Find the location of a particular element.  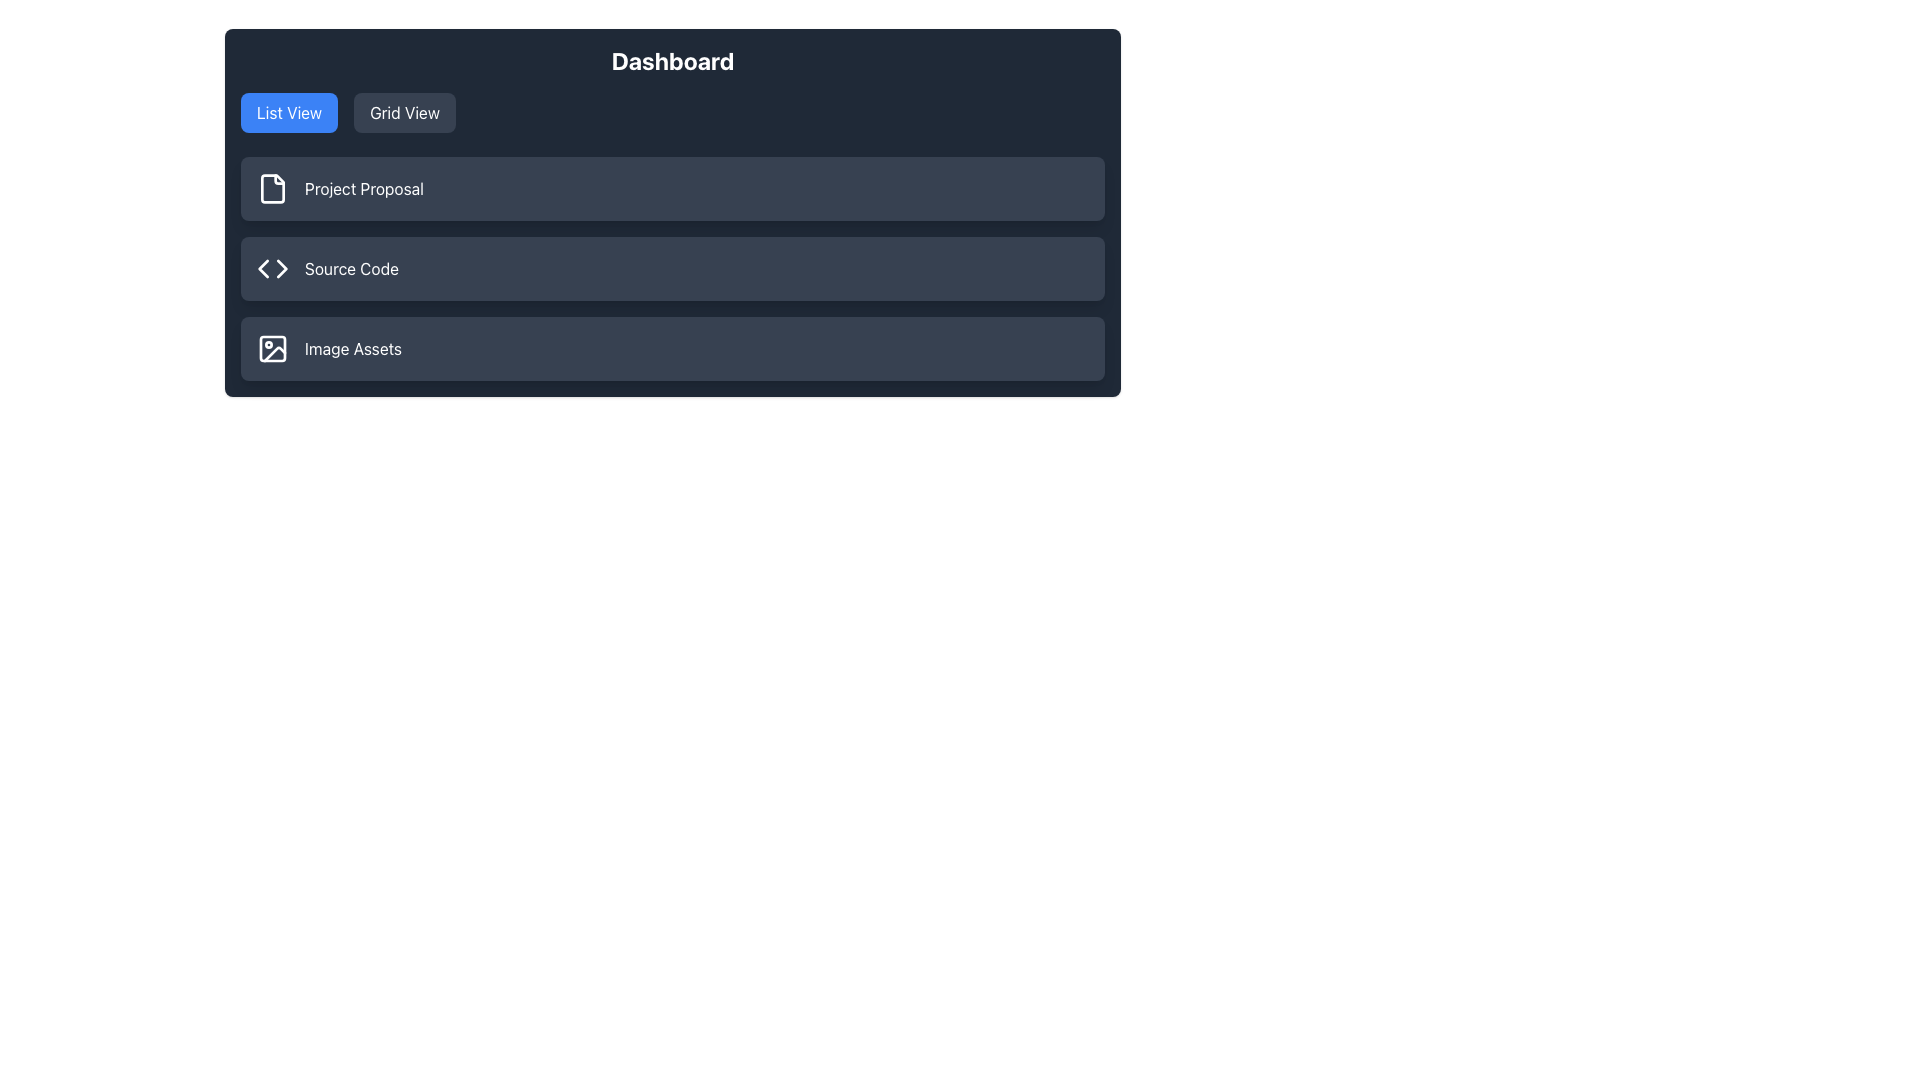

the small triangular marker pointing to the right, part of the 'Source Code' item icon is located at coordinates (281, 268).